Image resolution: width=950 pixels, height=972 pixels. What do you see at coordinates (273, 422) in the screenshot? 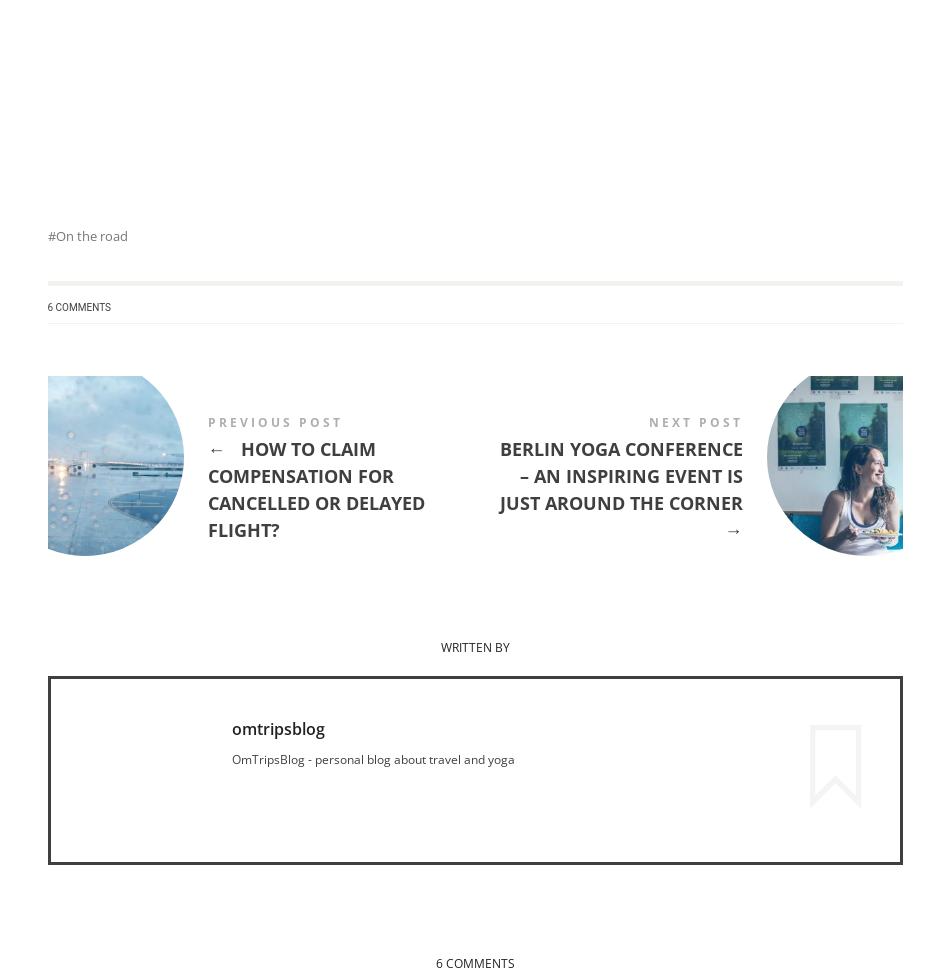
I see `'Previous Post'` at bounding box center [273, 422].